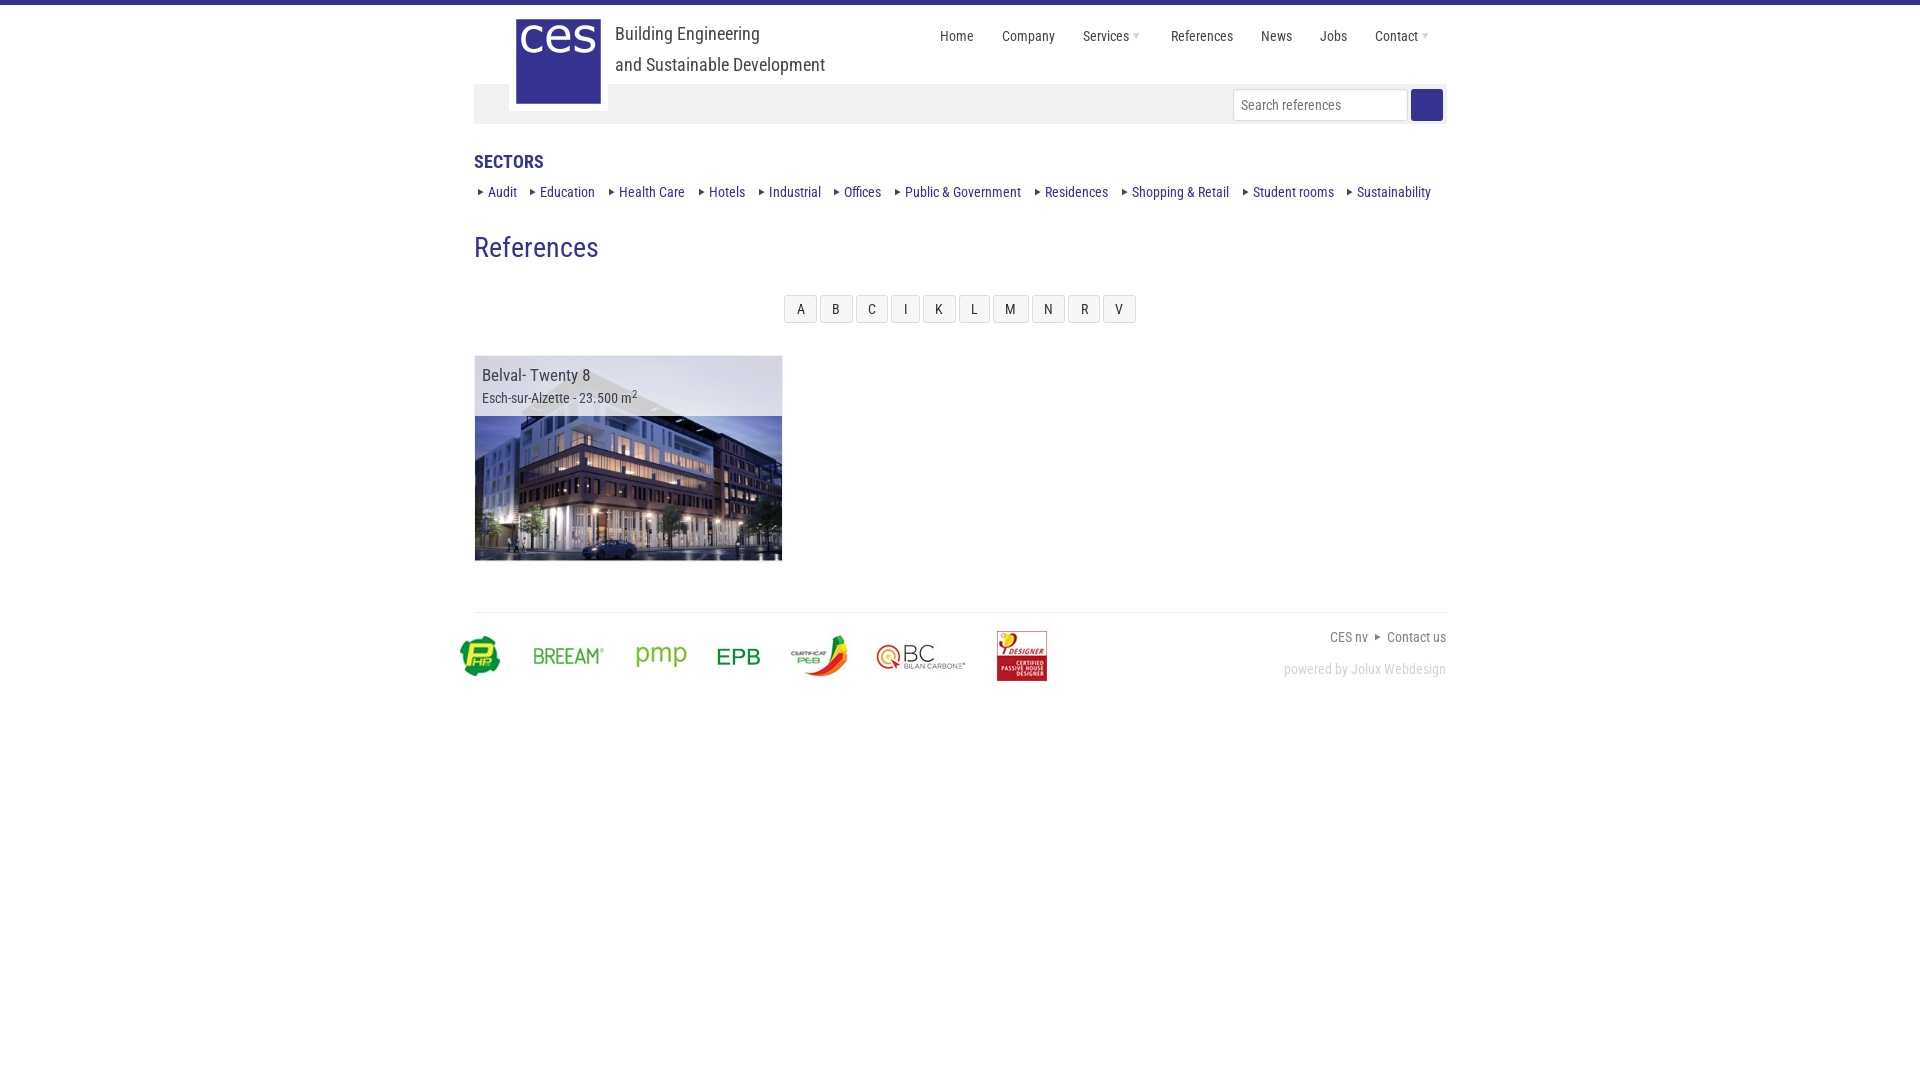 The width and height of the screenshot is (1920, 1080). I want to click on 'Company', so click(1028, 36).